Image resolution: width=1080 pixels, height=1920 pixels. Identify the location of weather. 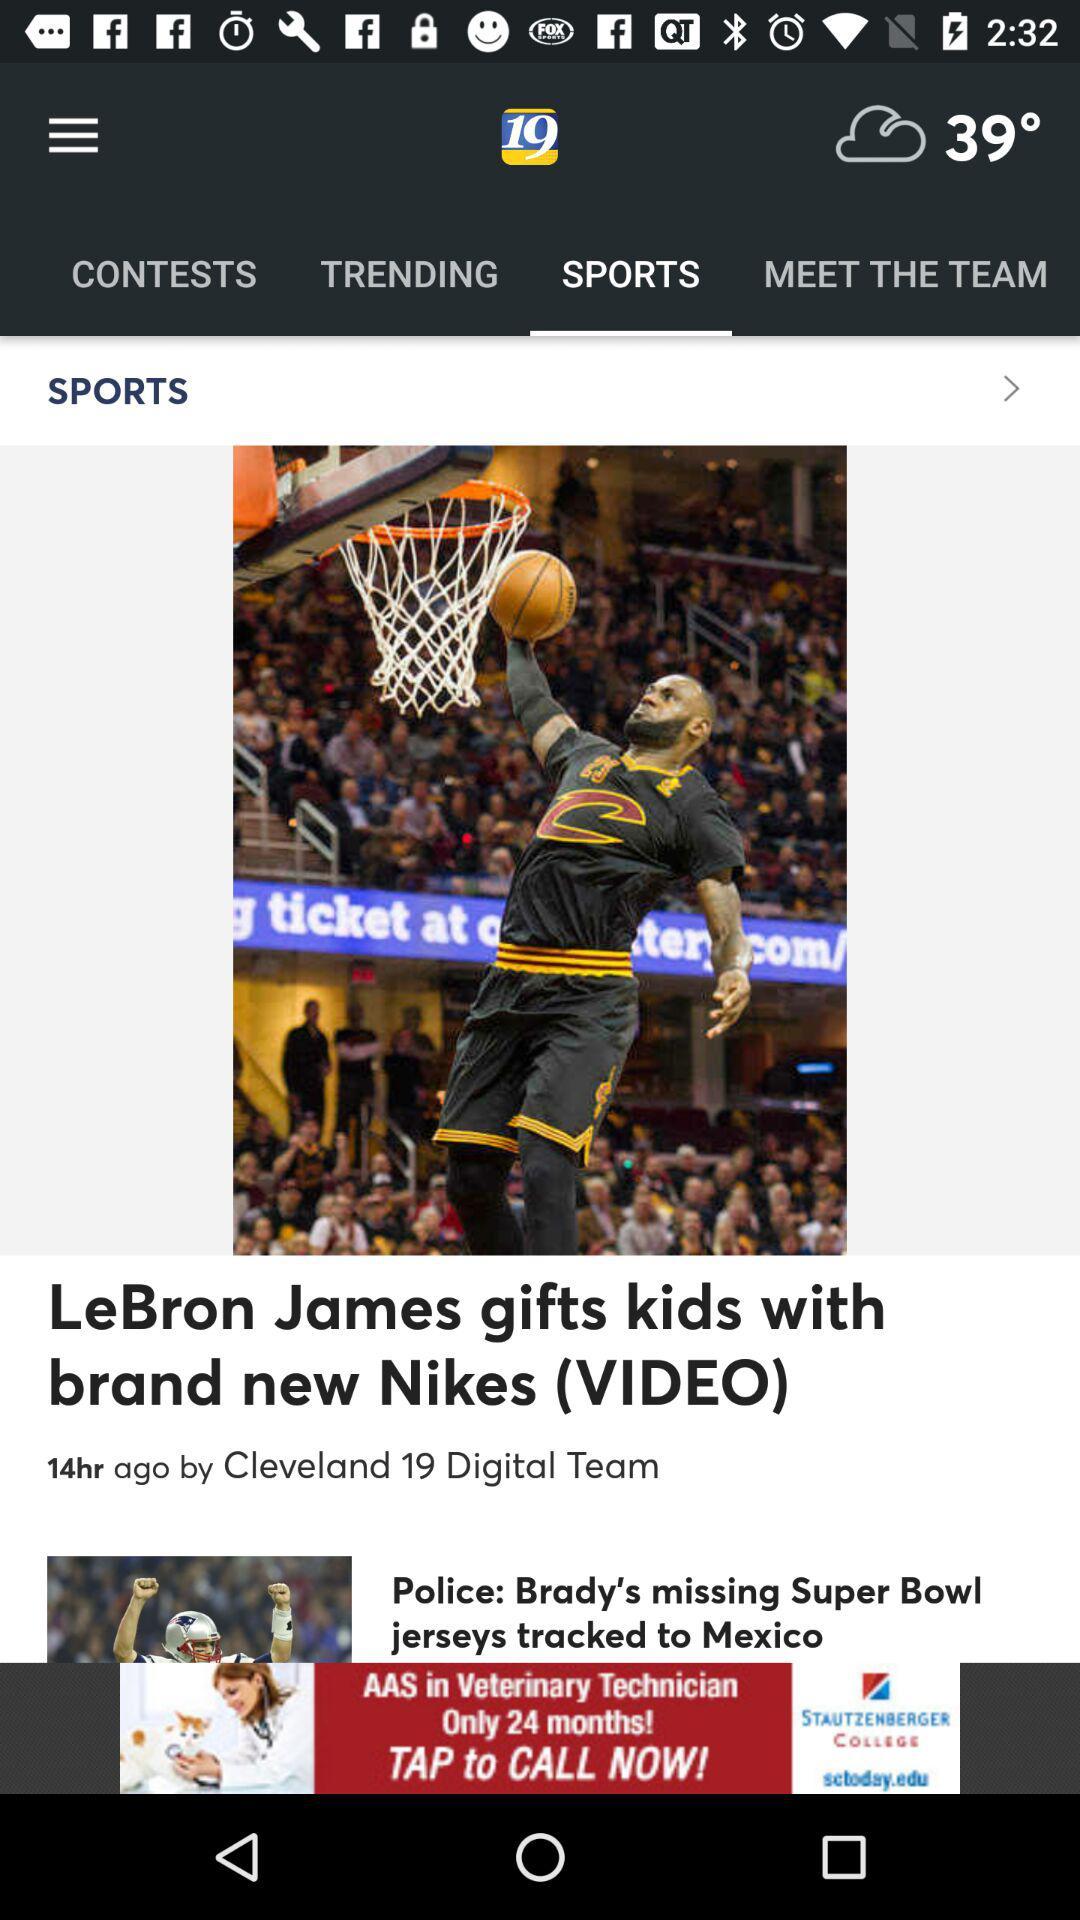
(880, 135).